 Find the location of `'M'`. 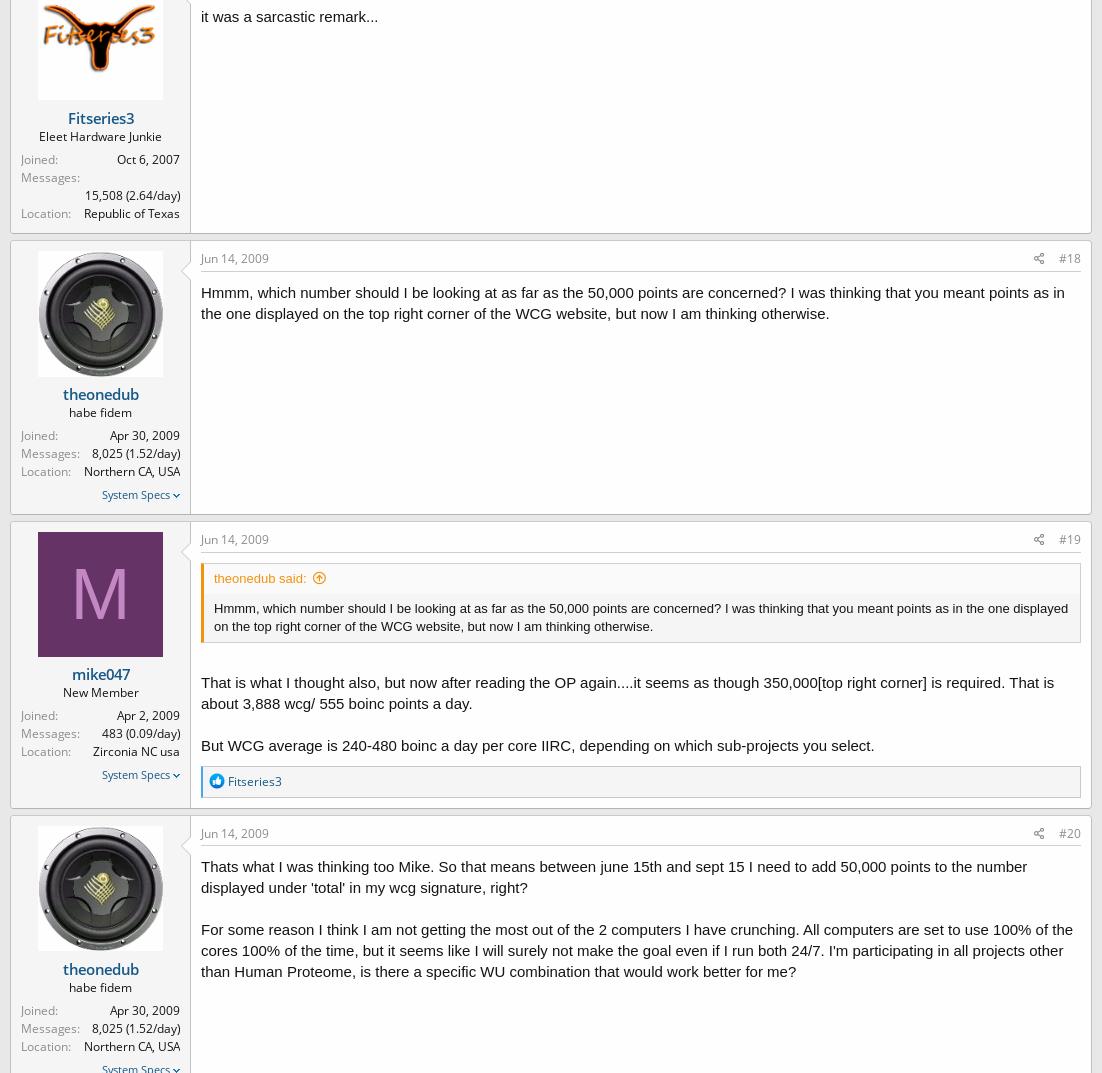

'M' is located at coordinates (99, 594).